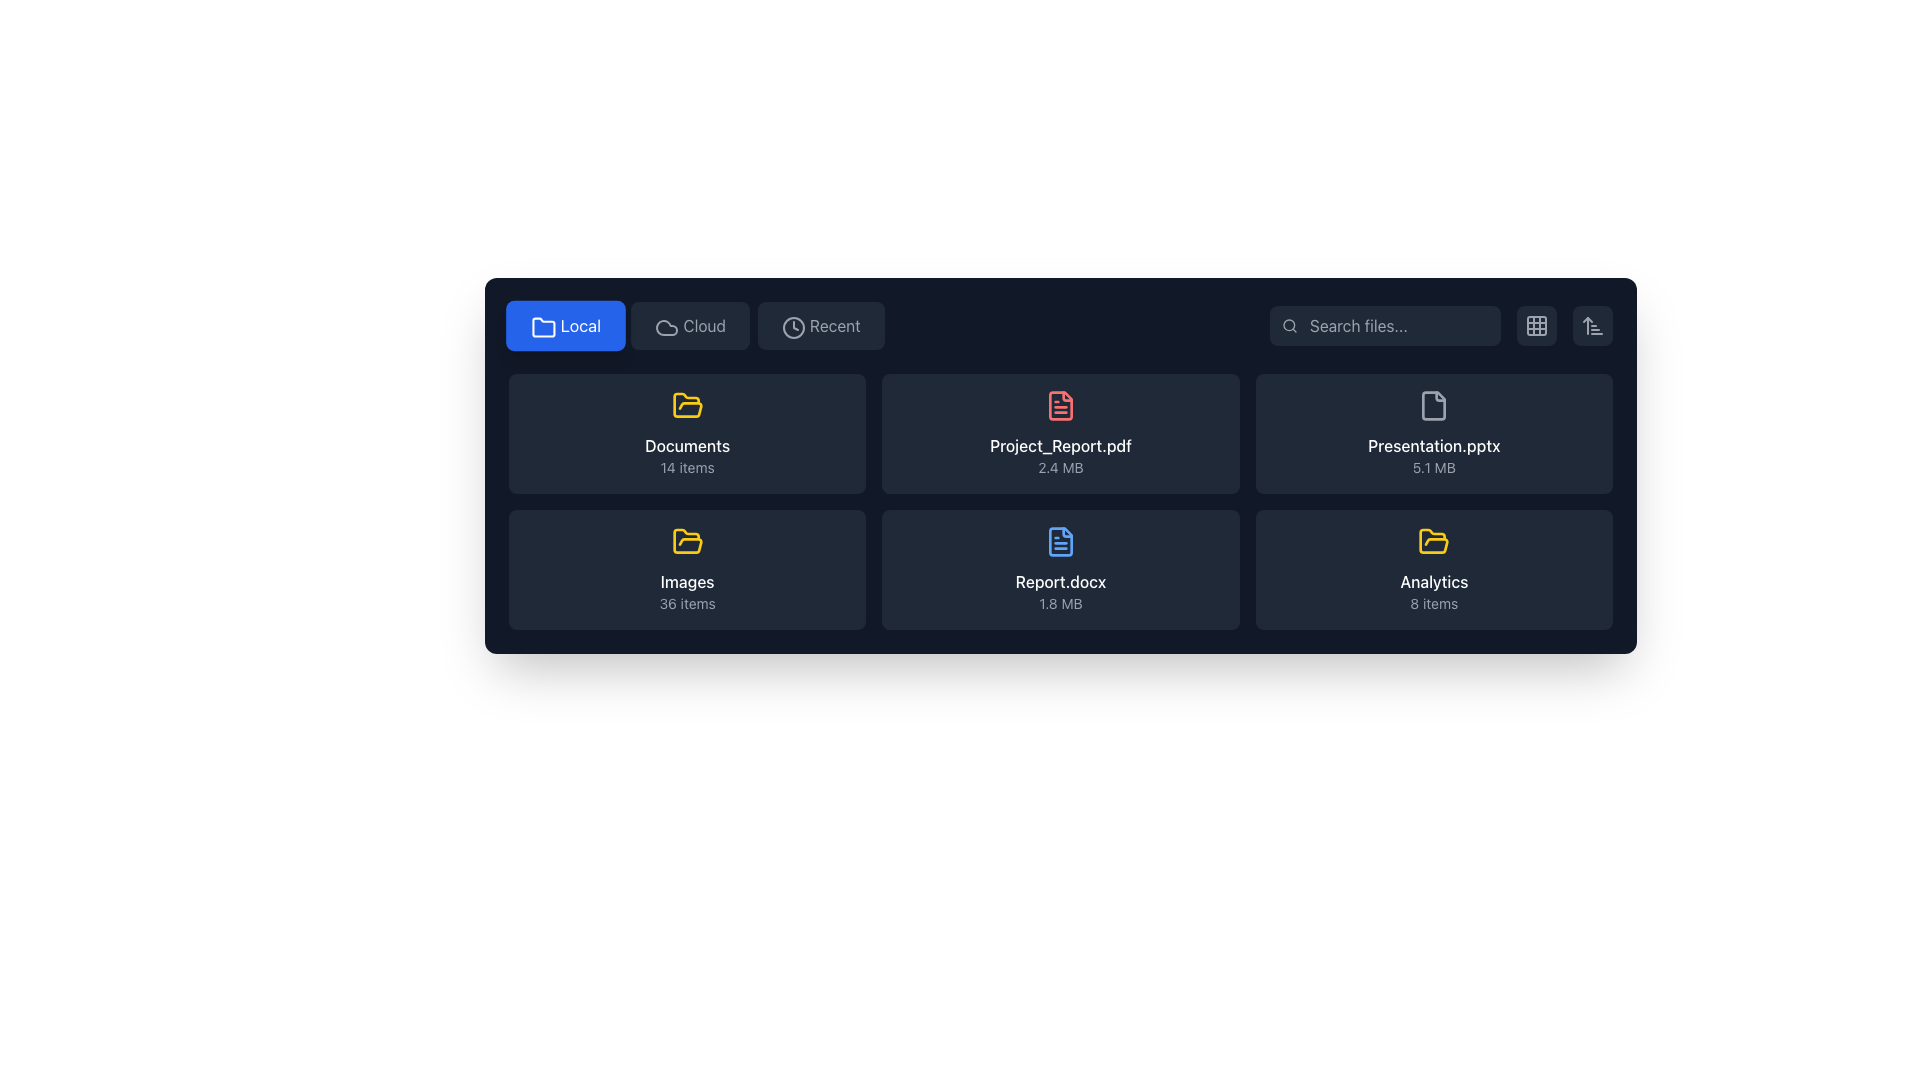 The image size is (1920, 1080). Describe the element at coordinates (1290, 325) in the screenshot. I see `the search icon represented by a magnifying glass graphic, located at the top right of the interface within the search bar` at that location.